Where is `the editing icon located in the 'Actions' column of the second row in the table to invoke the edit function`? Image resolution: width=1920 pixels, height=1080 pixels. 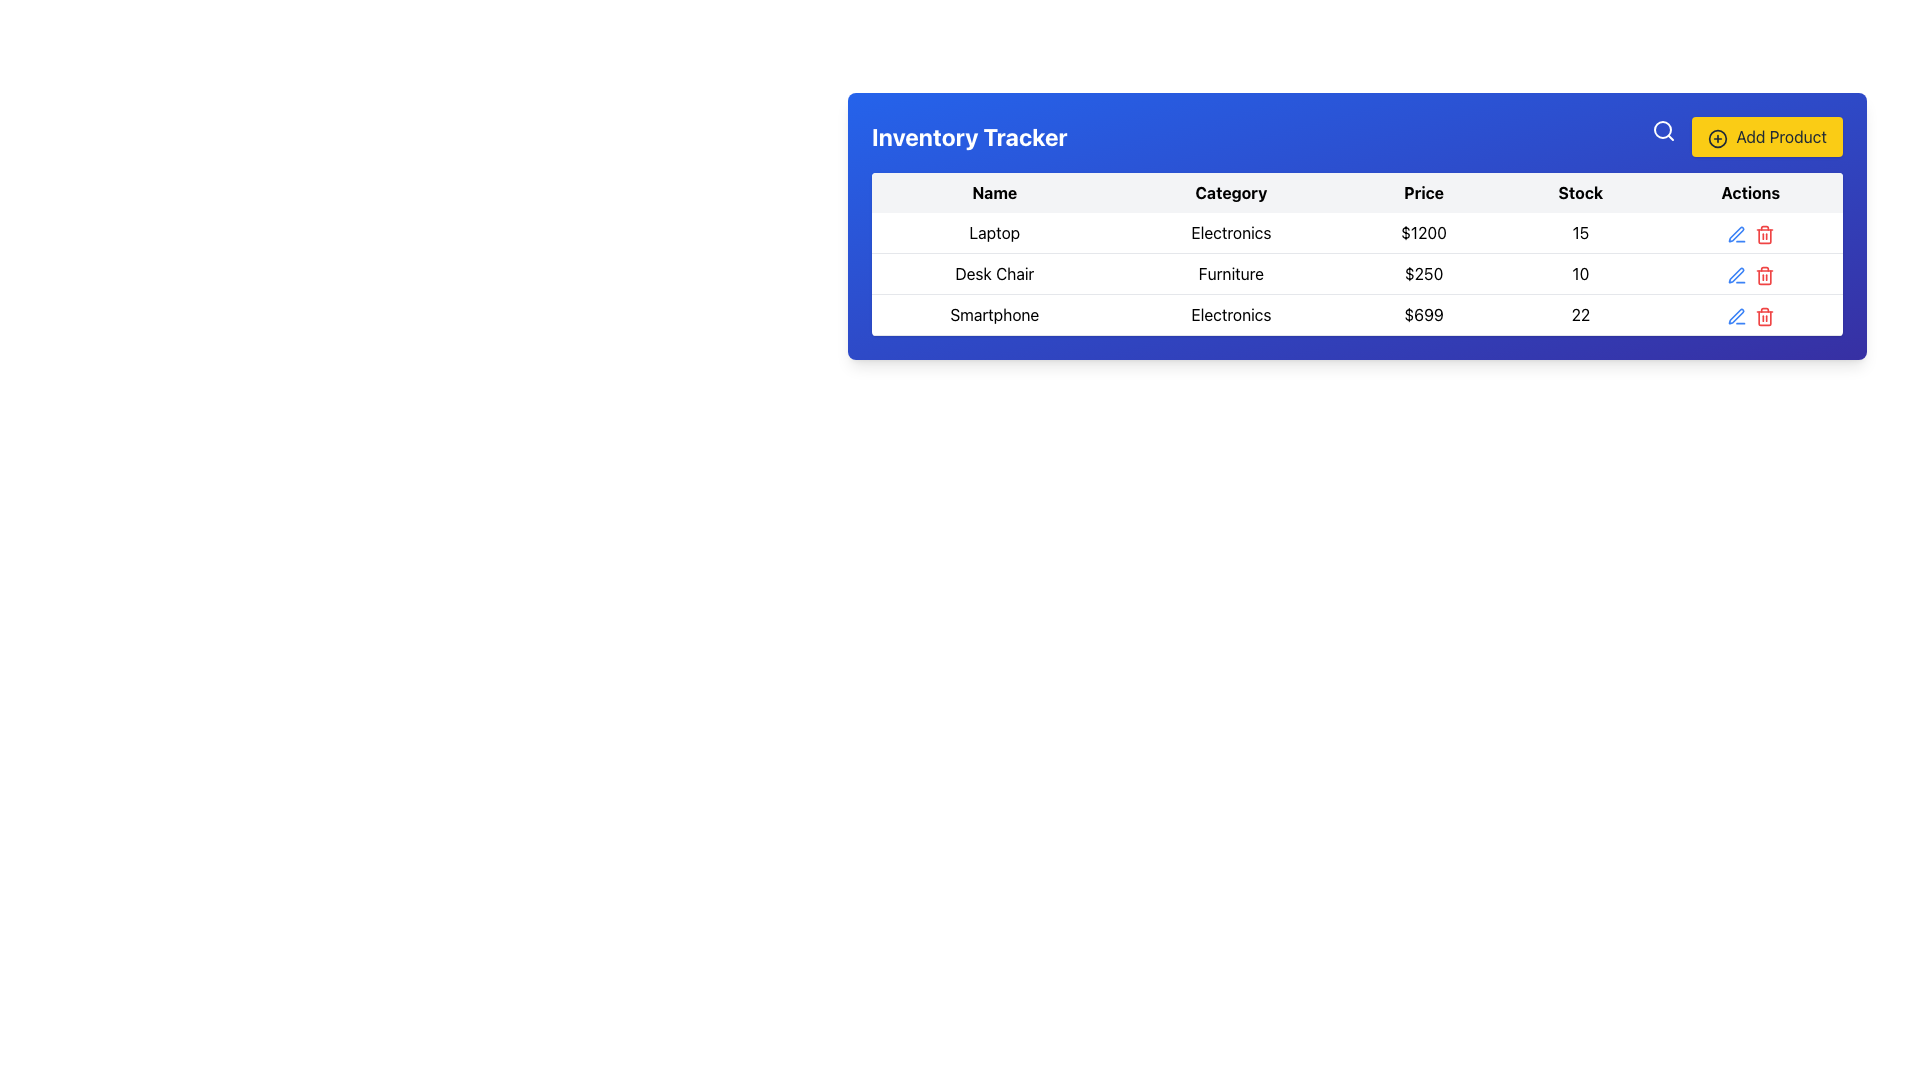
the editing icon located in the 'Actions' column of the second row in the table to invoke the edit function is located at coordinates (1735, 273).